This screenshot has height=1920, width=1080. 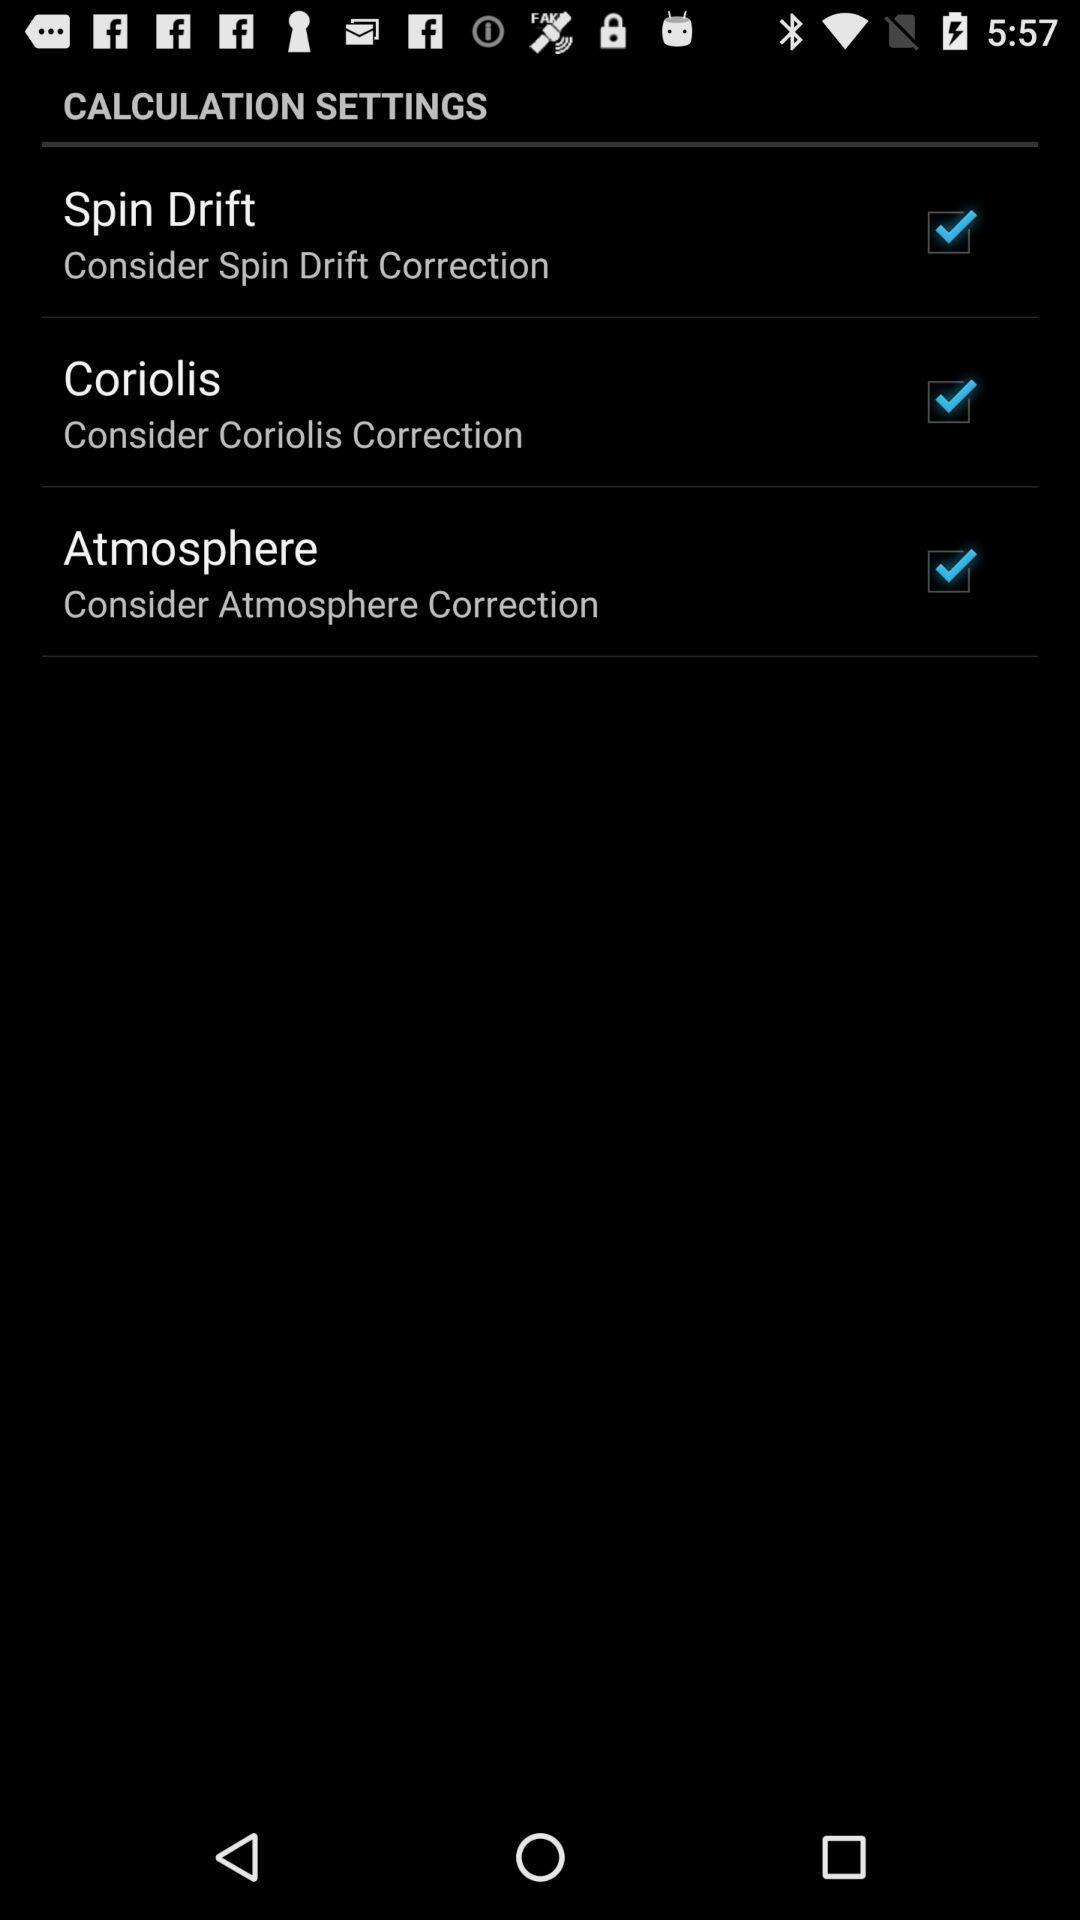 What do you see at coordinates (540, 104) in the screenshot?
I see `the calculation settings app` at bounding box center [540, 104].